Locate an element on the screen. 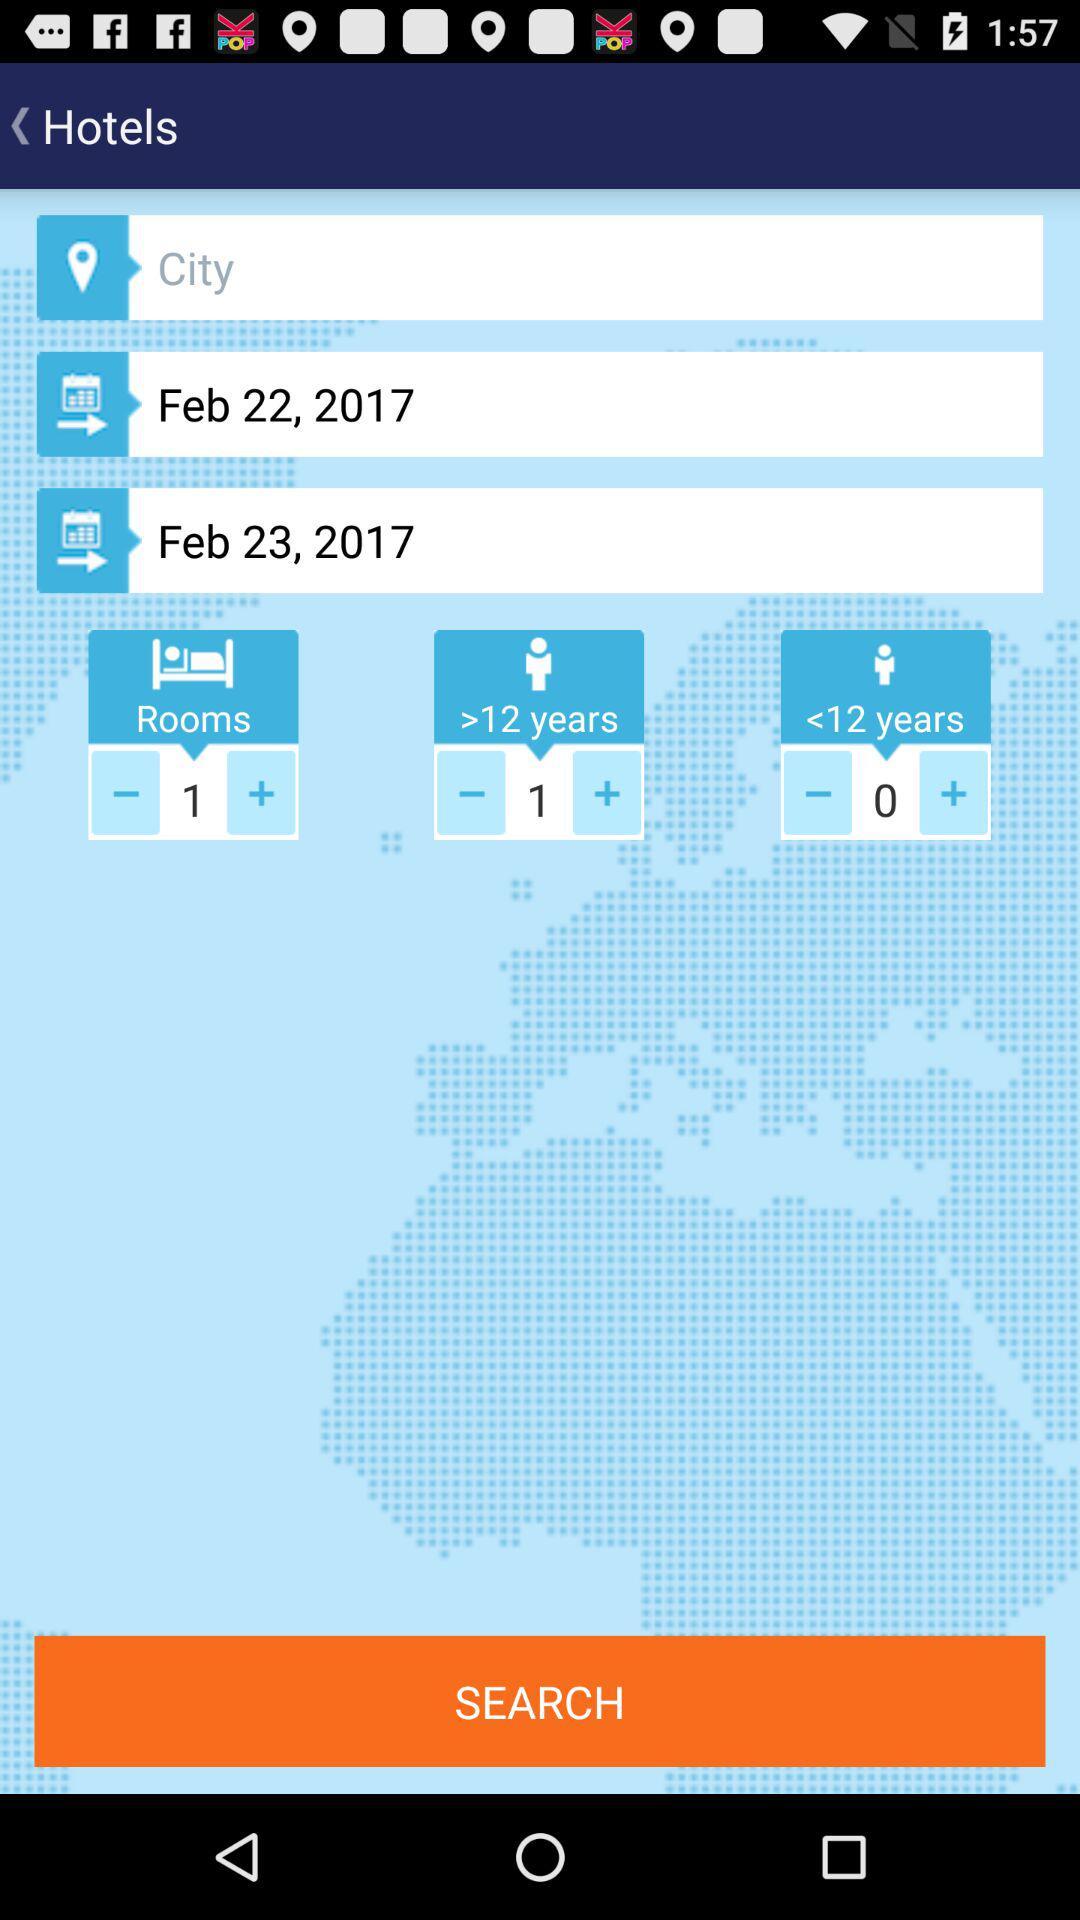 The image size is (1080, 1920). the decrease of rooms is located at coordinates (125, 791).